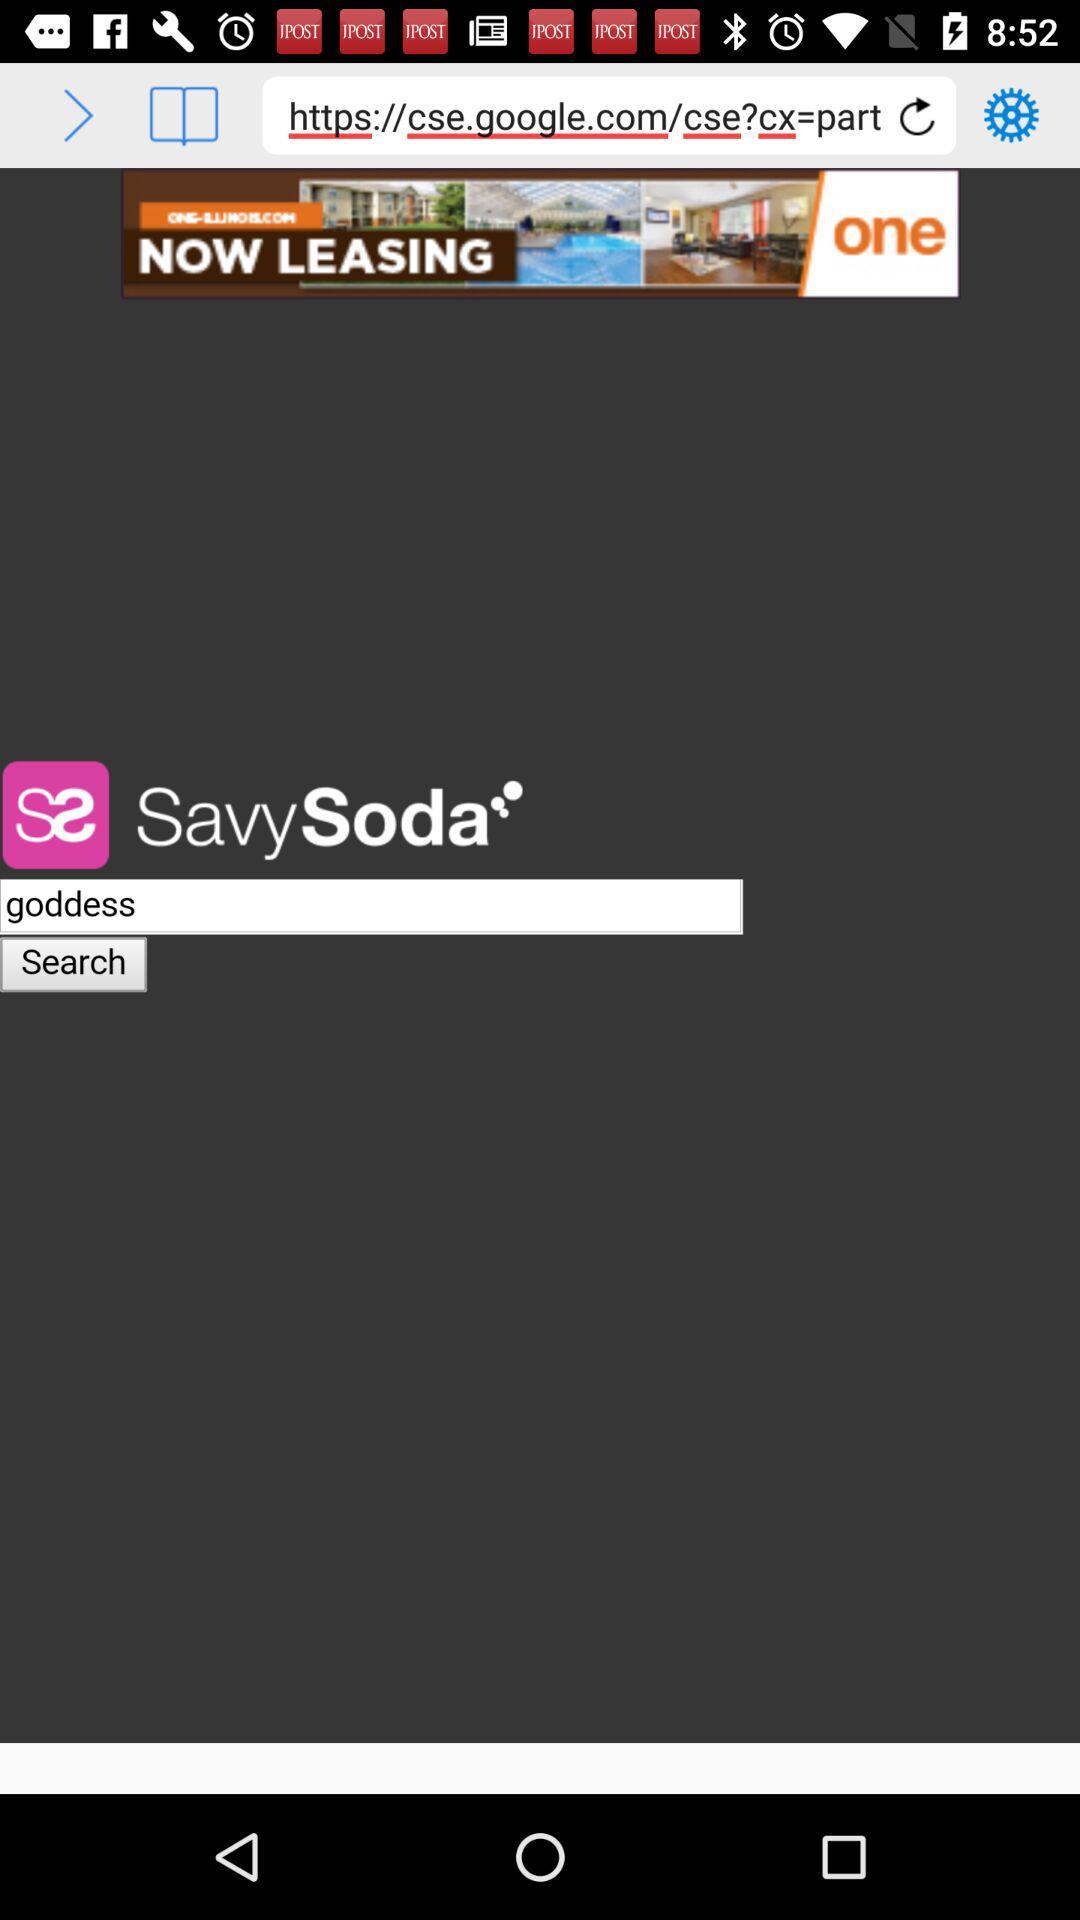 This screenshot has width=1080, height=1920. Describe the element at coordinates (1011, 114) in the screenshot. I see `settings menu` at that location.